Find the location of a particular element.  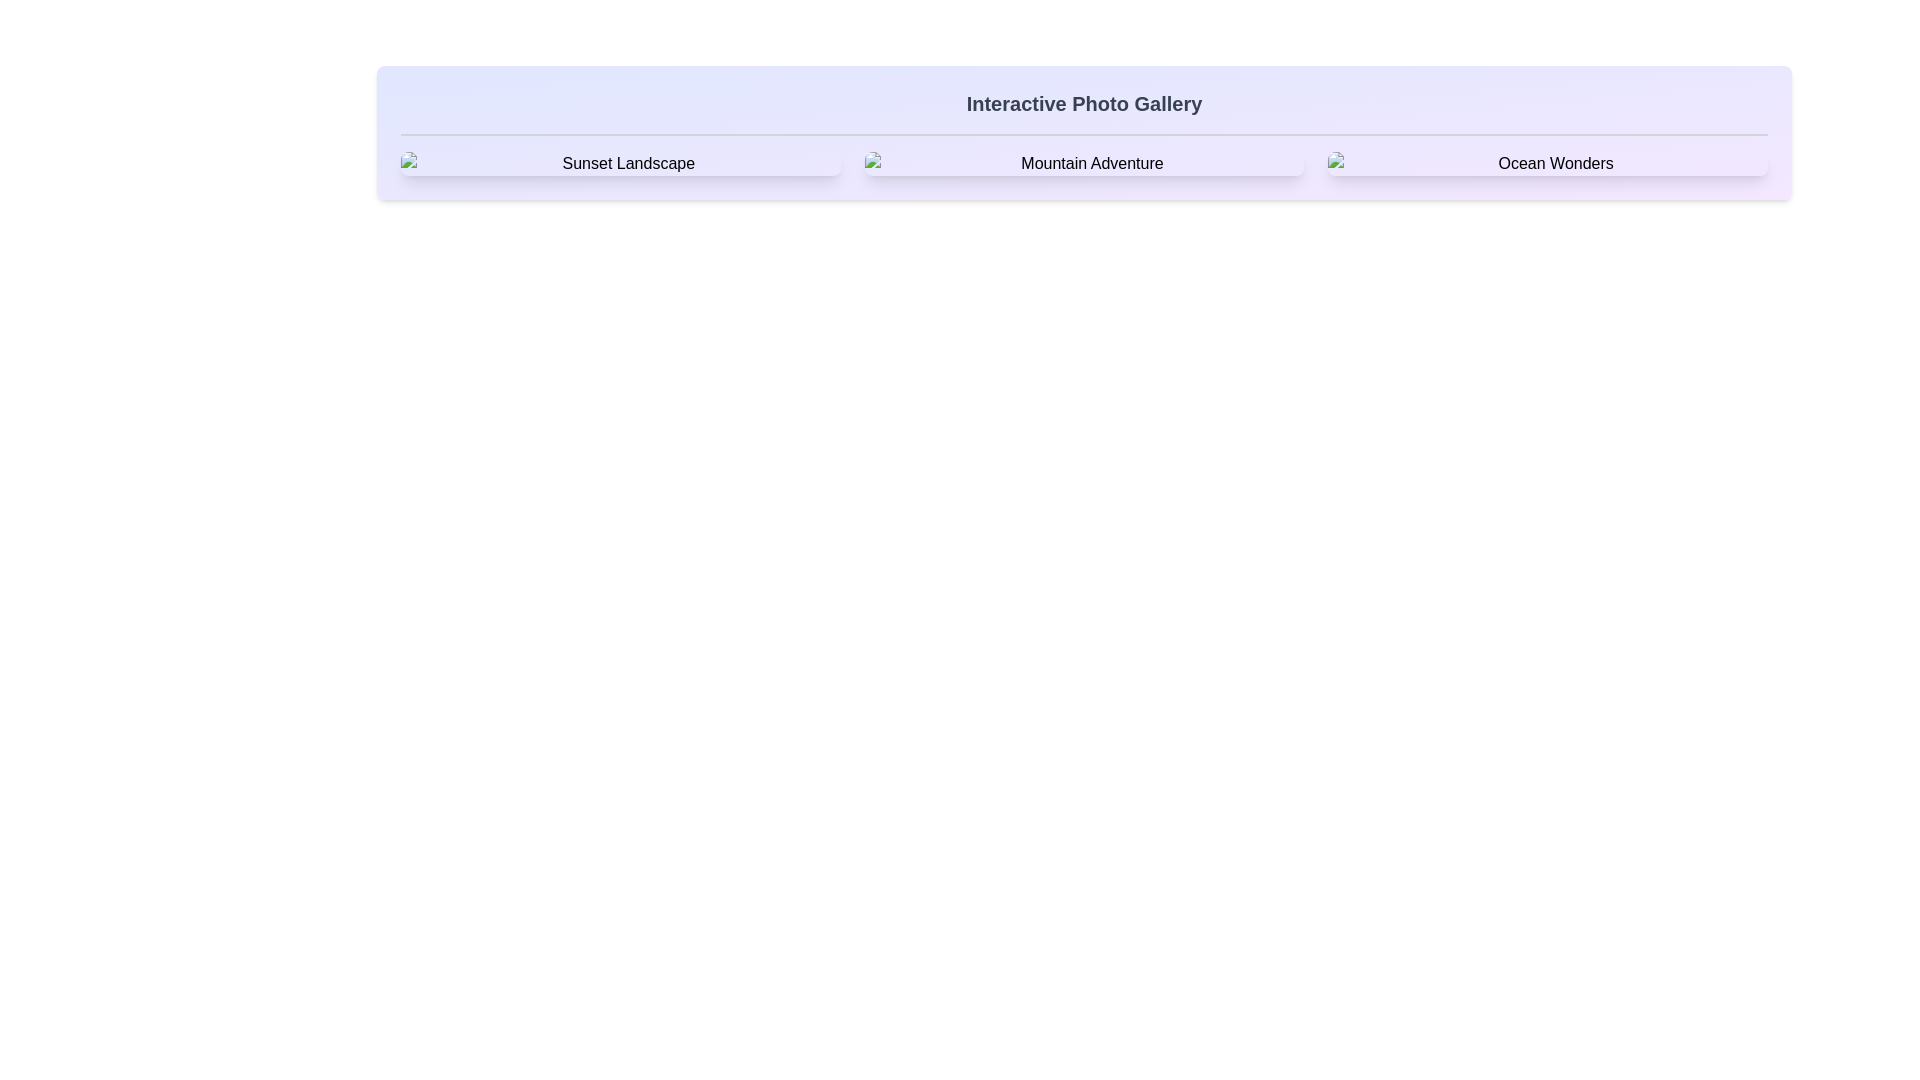

the 'Sunset Landscape' card in the Interactive Photo Gallery is located at coordinates (619, 163).